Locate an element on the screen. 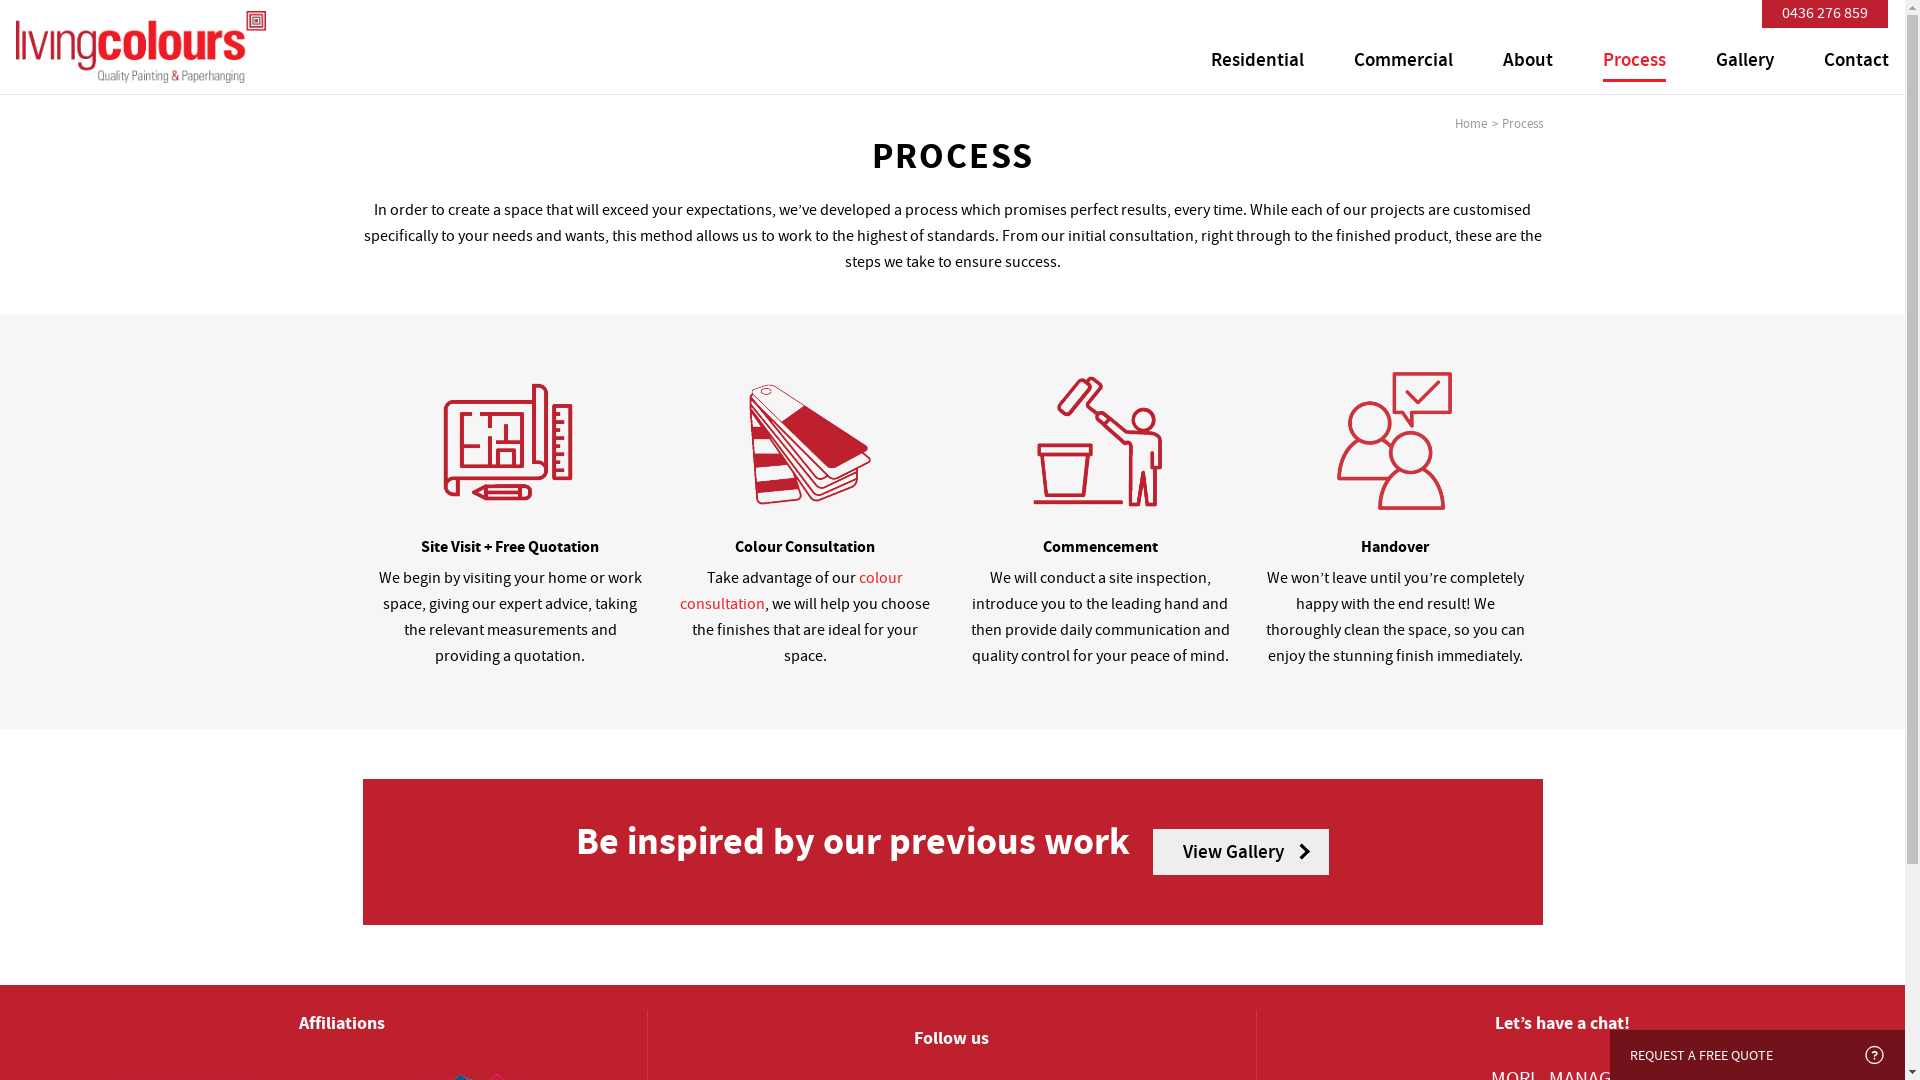  'View Gallery' is located at coordinates (1235, 848).